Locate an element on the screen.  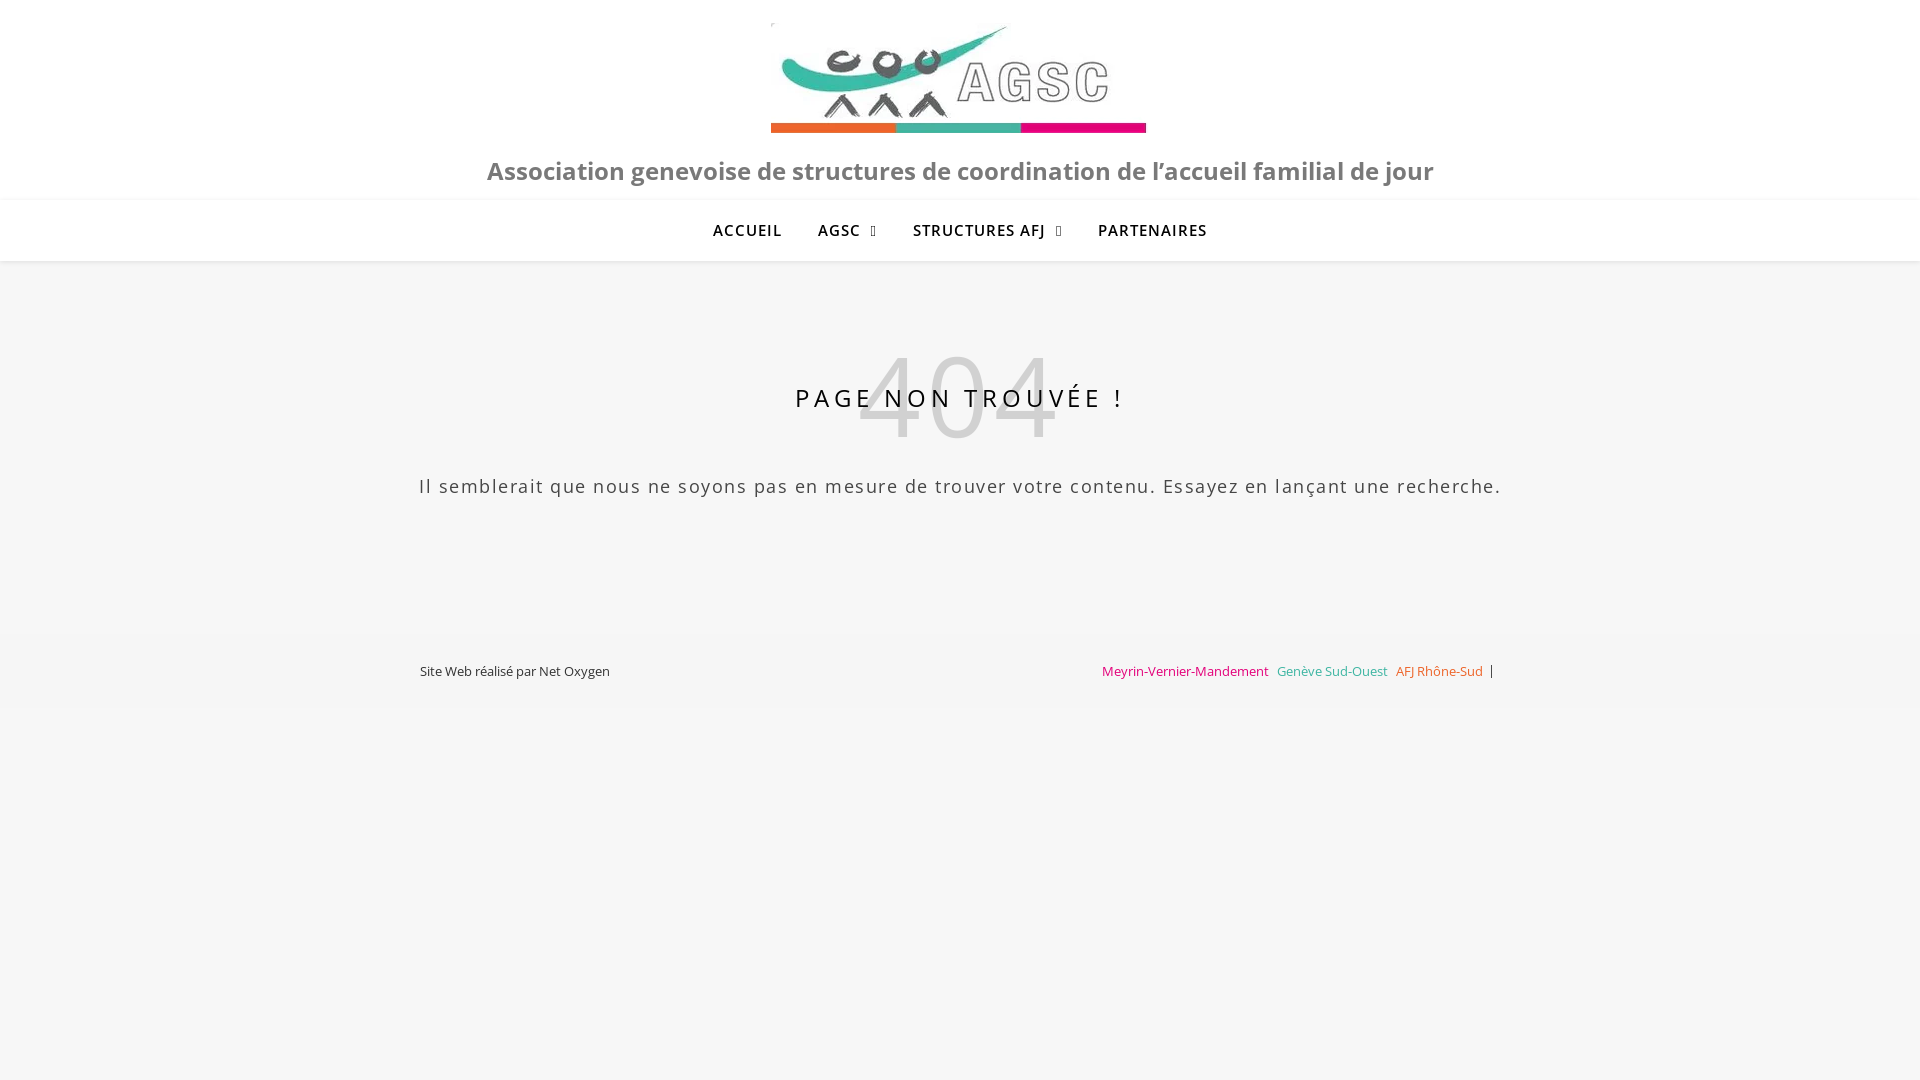
'AGSC' is located at coordinates (847, 229).